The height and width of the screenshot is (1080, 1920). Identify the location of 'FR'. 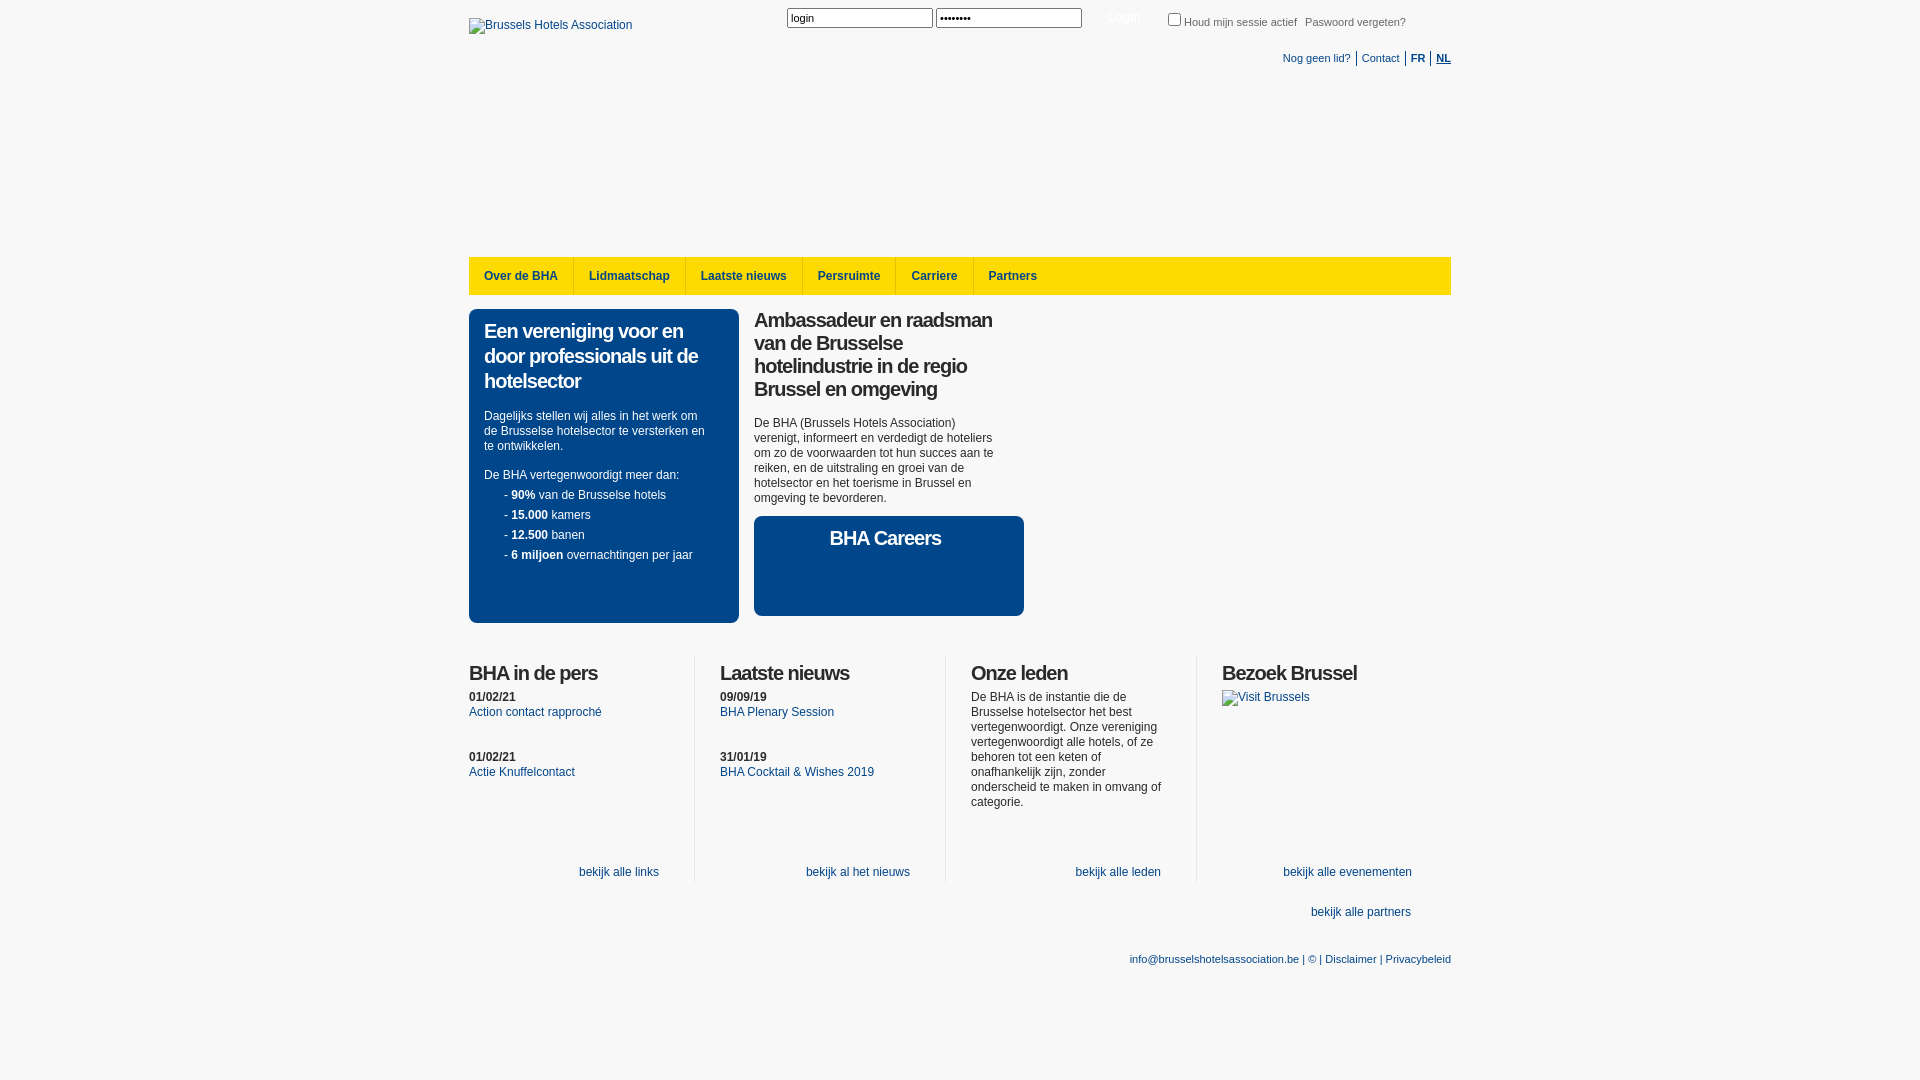
(1417, 56).